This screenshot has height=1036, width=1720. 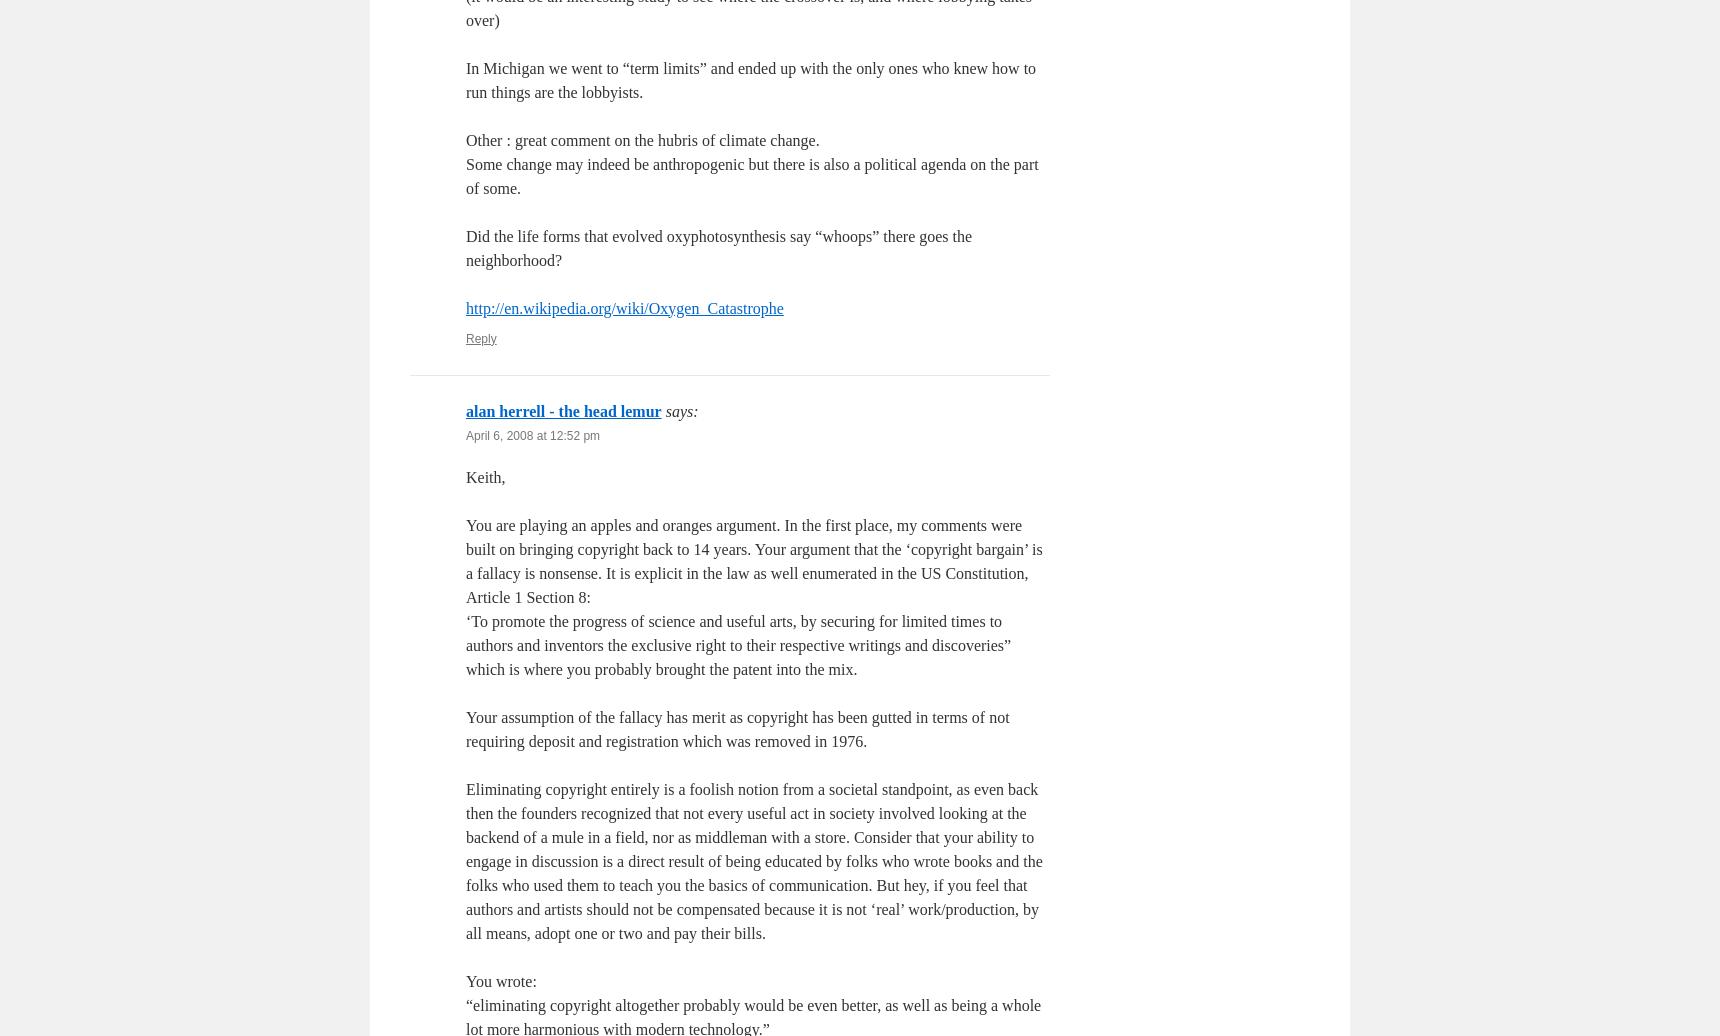 I want to click on 'Did the life forms that evolved oxyphotosynthesis say “whoops” there goes the neighborhood?', so click(x=464, y=247).